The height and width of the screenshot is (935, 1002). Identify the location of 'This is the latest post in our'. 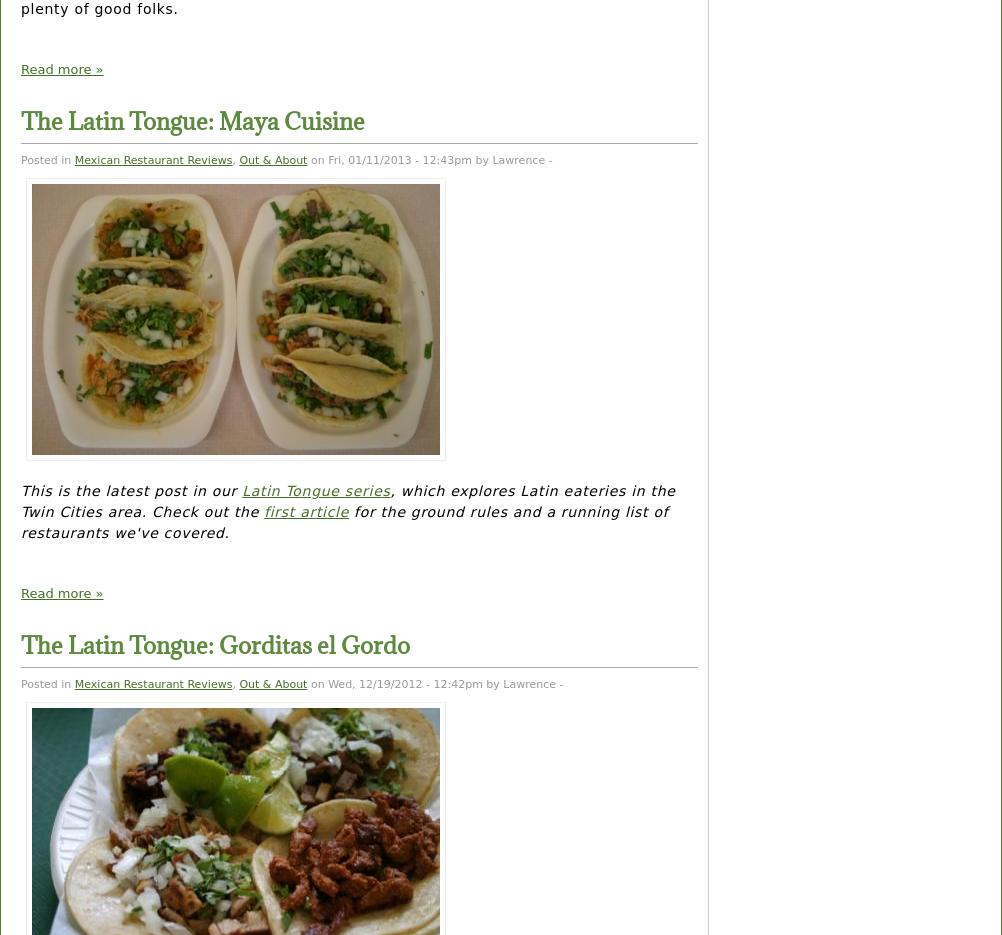
(130, 490).